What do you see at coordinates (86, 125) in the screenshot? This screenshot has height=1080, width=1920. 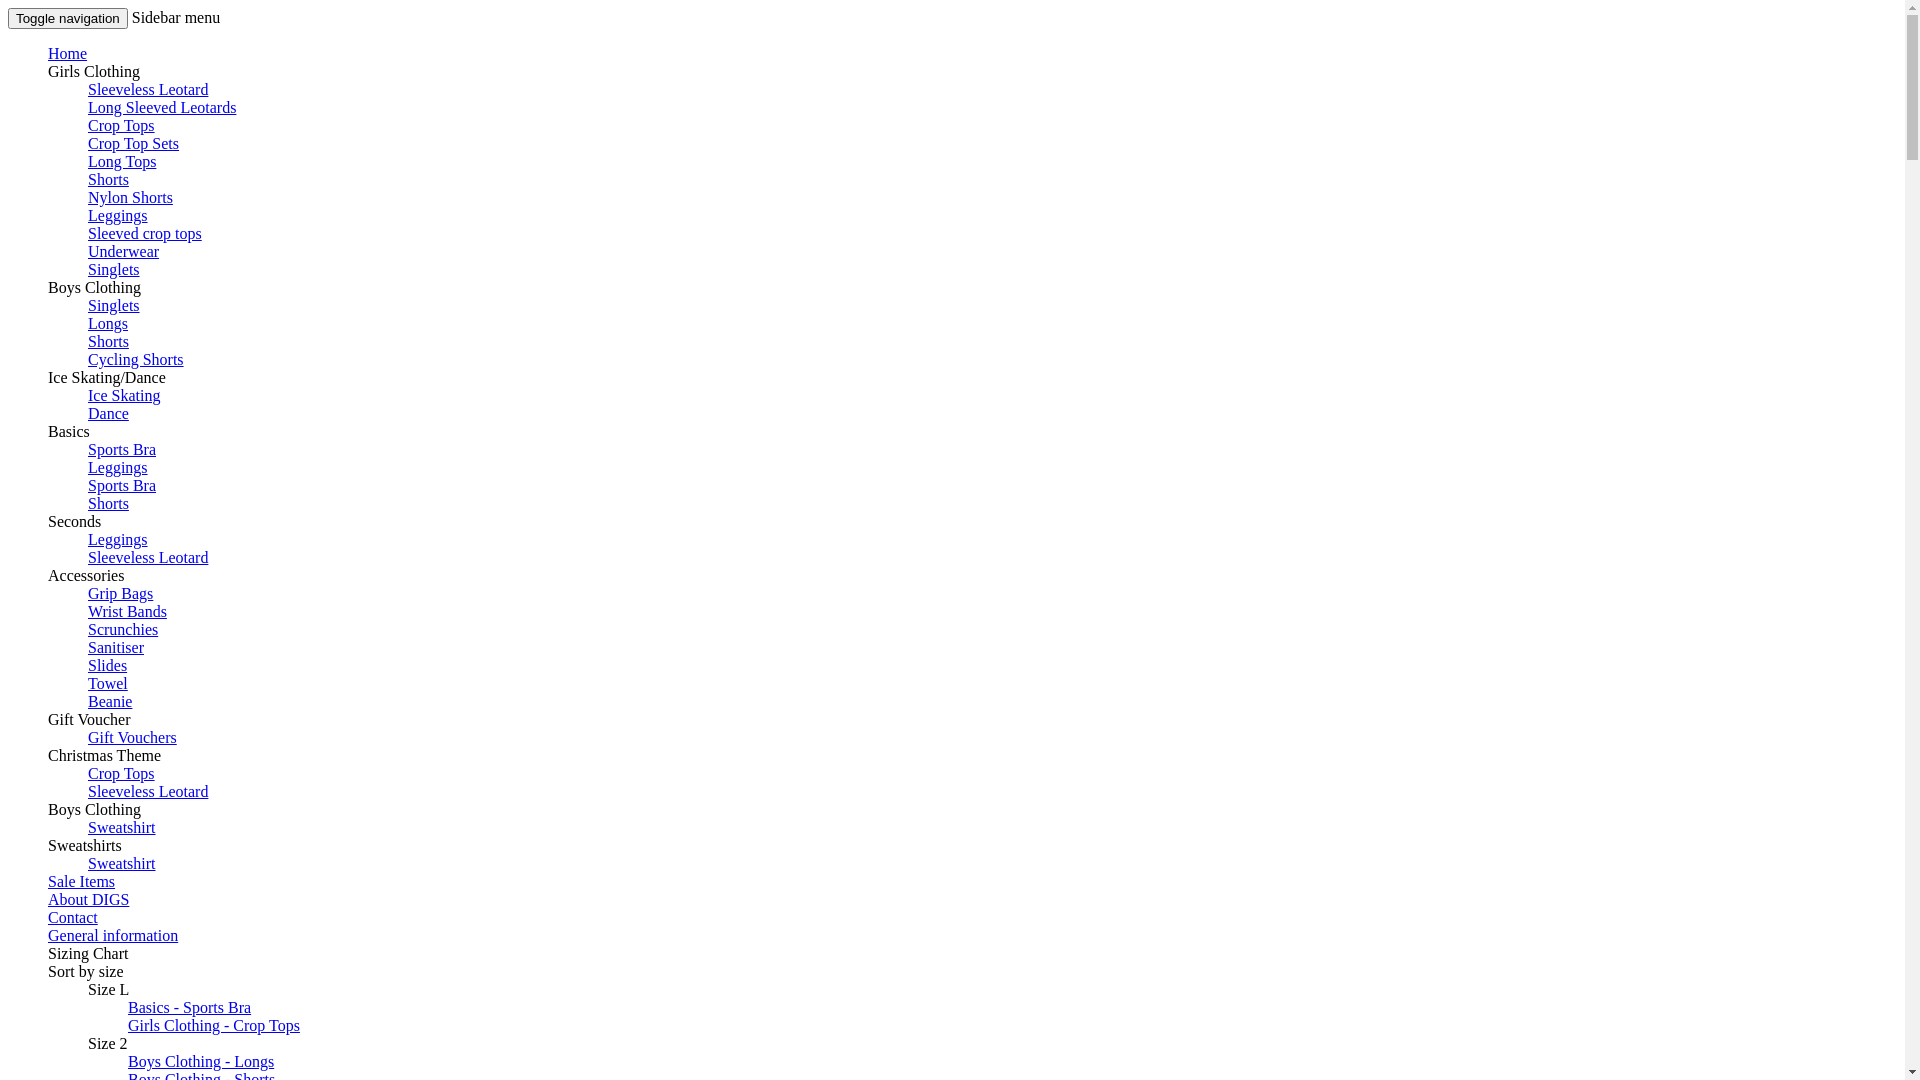 I see `'Crop Tops'` at bounding box center [86, 125].